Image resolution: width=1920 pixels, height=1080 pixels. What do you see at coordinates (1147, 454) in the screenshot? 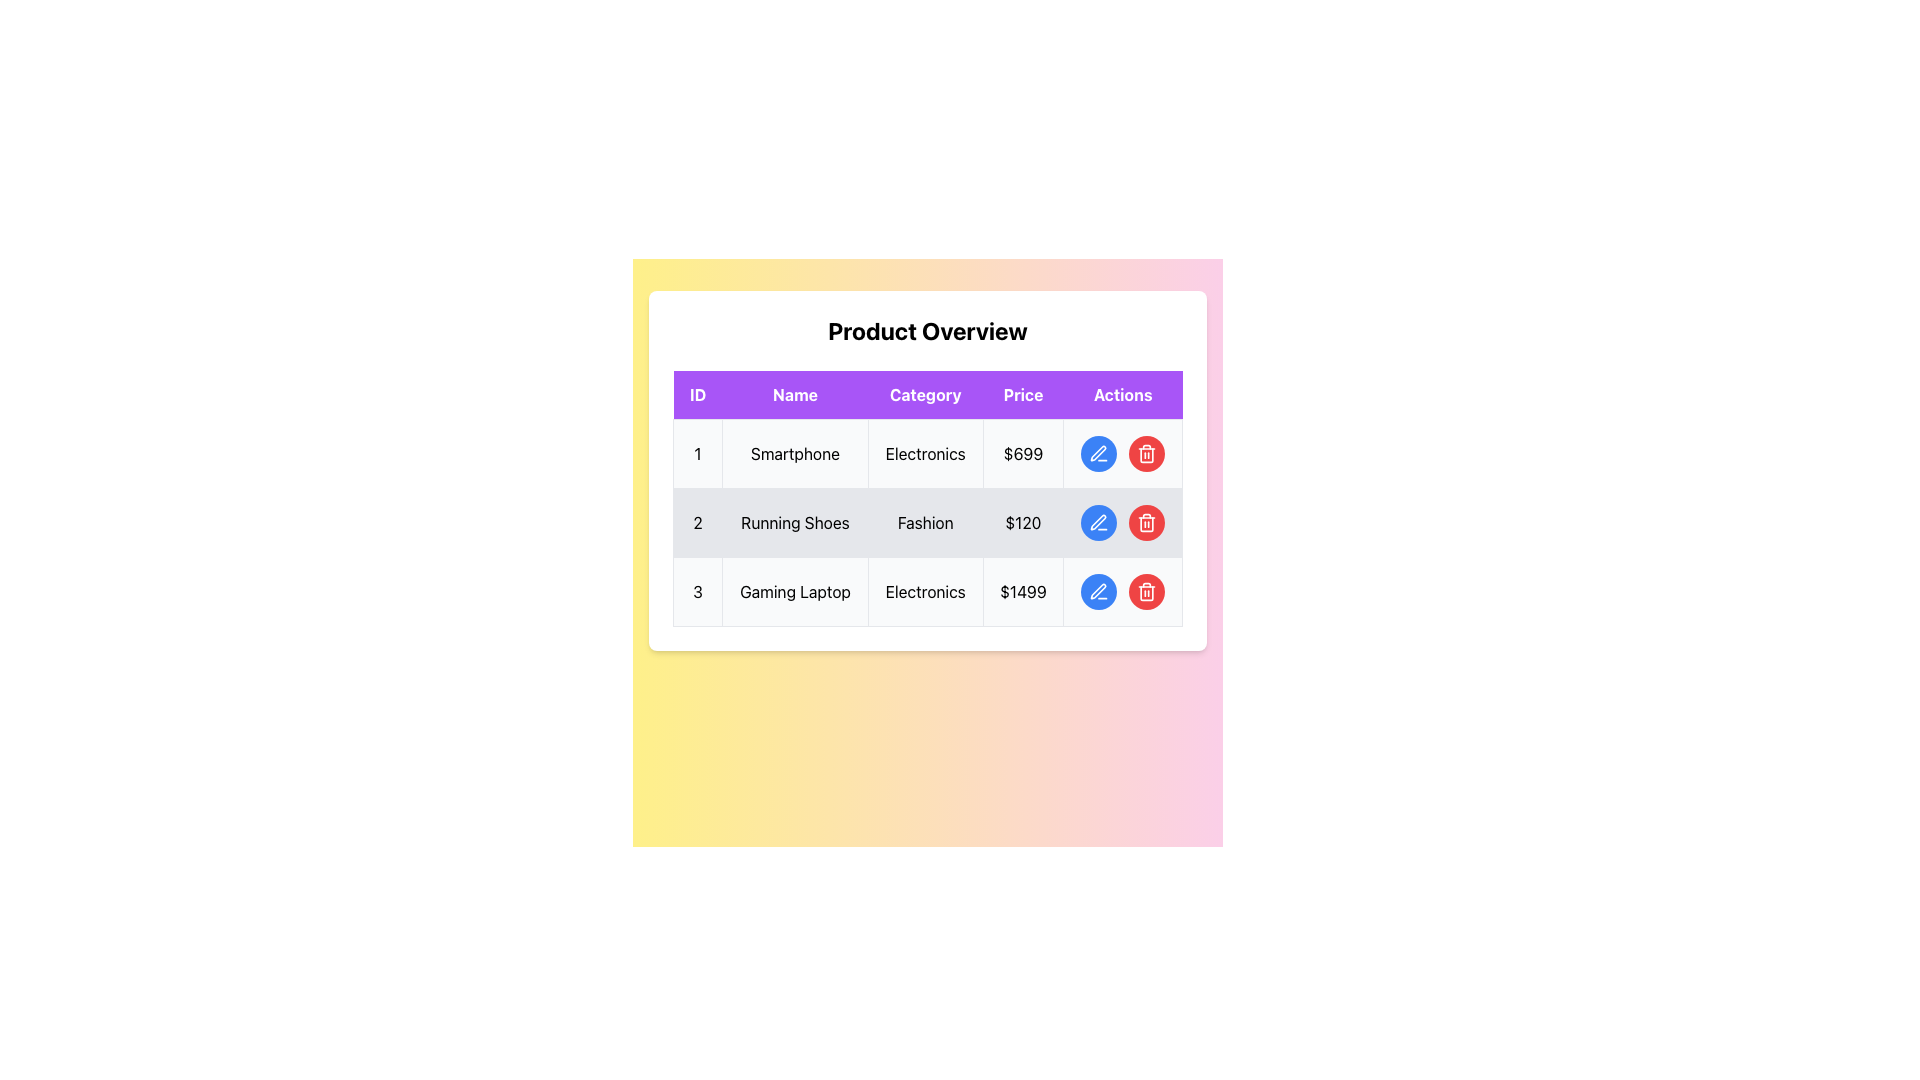
I see `the circular red button with a white trash can icon located in the 'Actions' column of the first row` at bounding box center [1147, 454].